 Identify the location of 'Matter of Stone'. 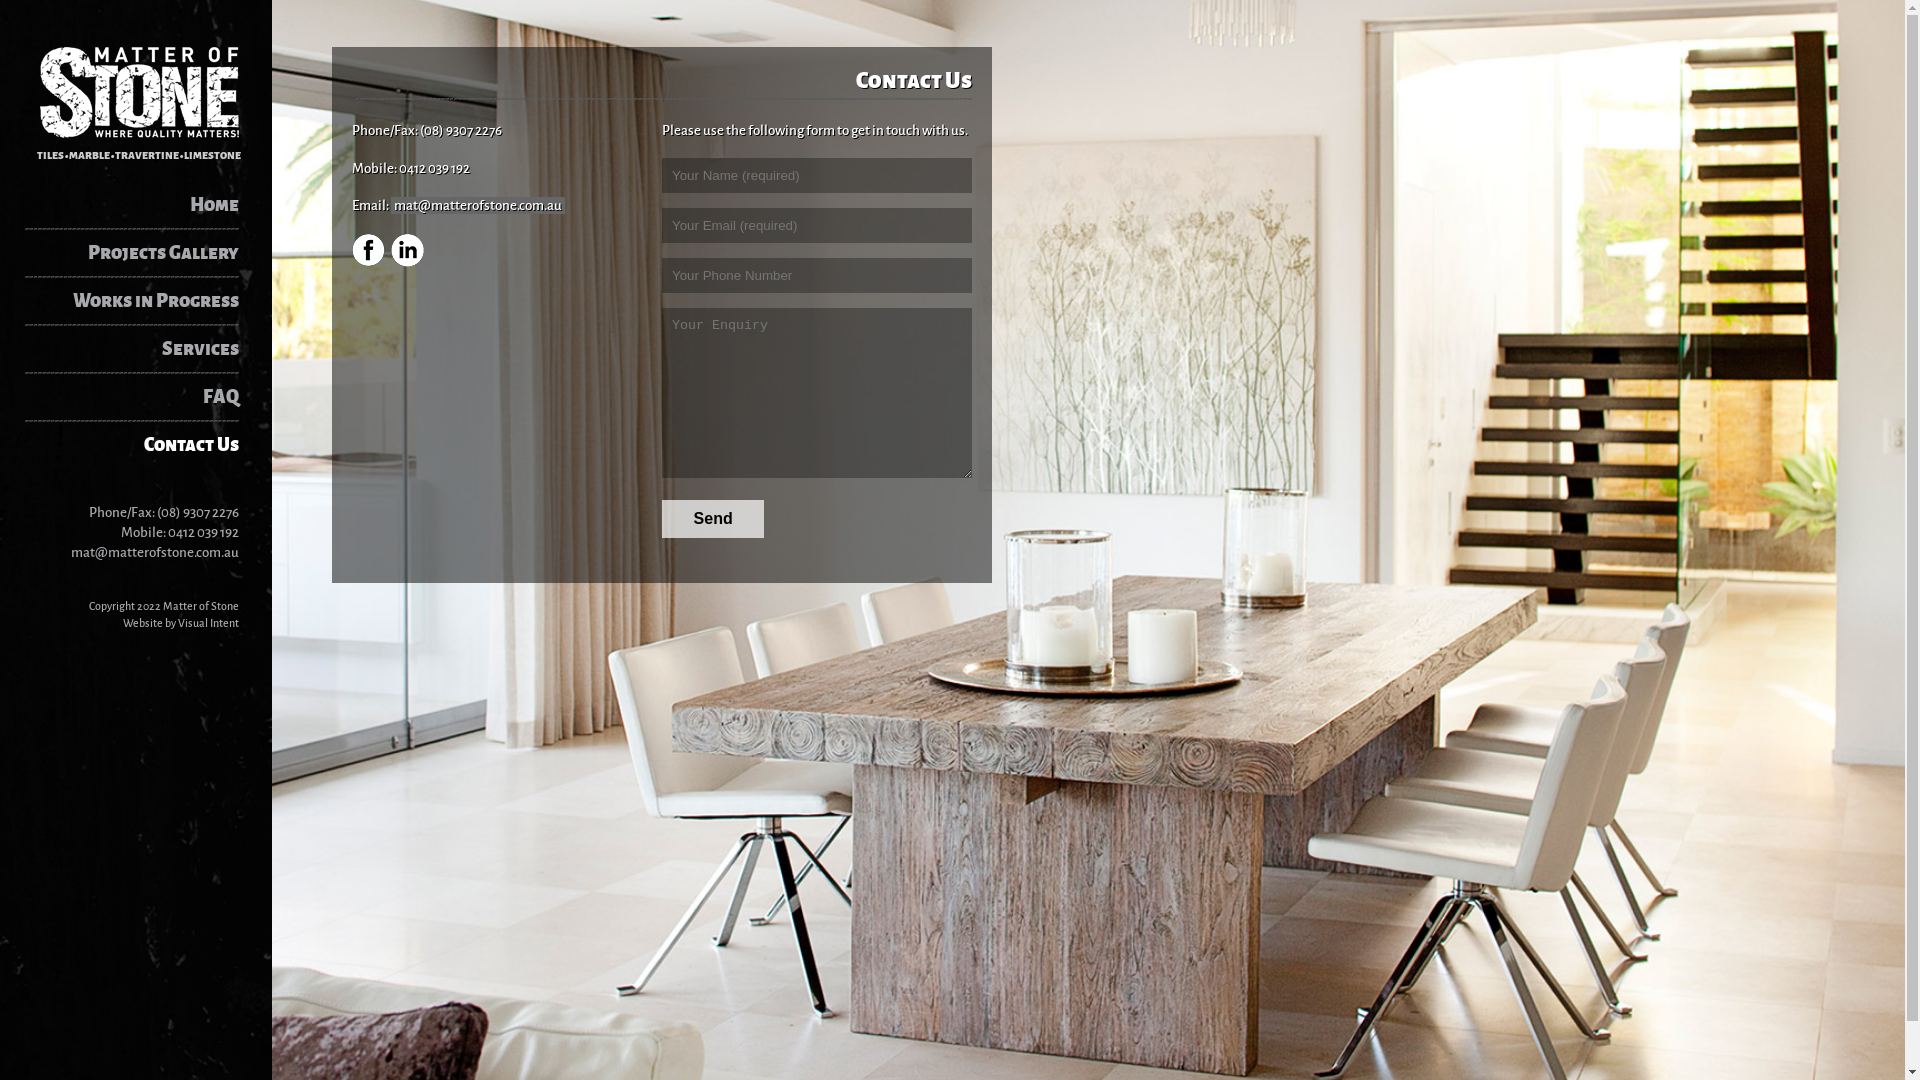
(137, 92).